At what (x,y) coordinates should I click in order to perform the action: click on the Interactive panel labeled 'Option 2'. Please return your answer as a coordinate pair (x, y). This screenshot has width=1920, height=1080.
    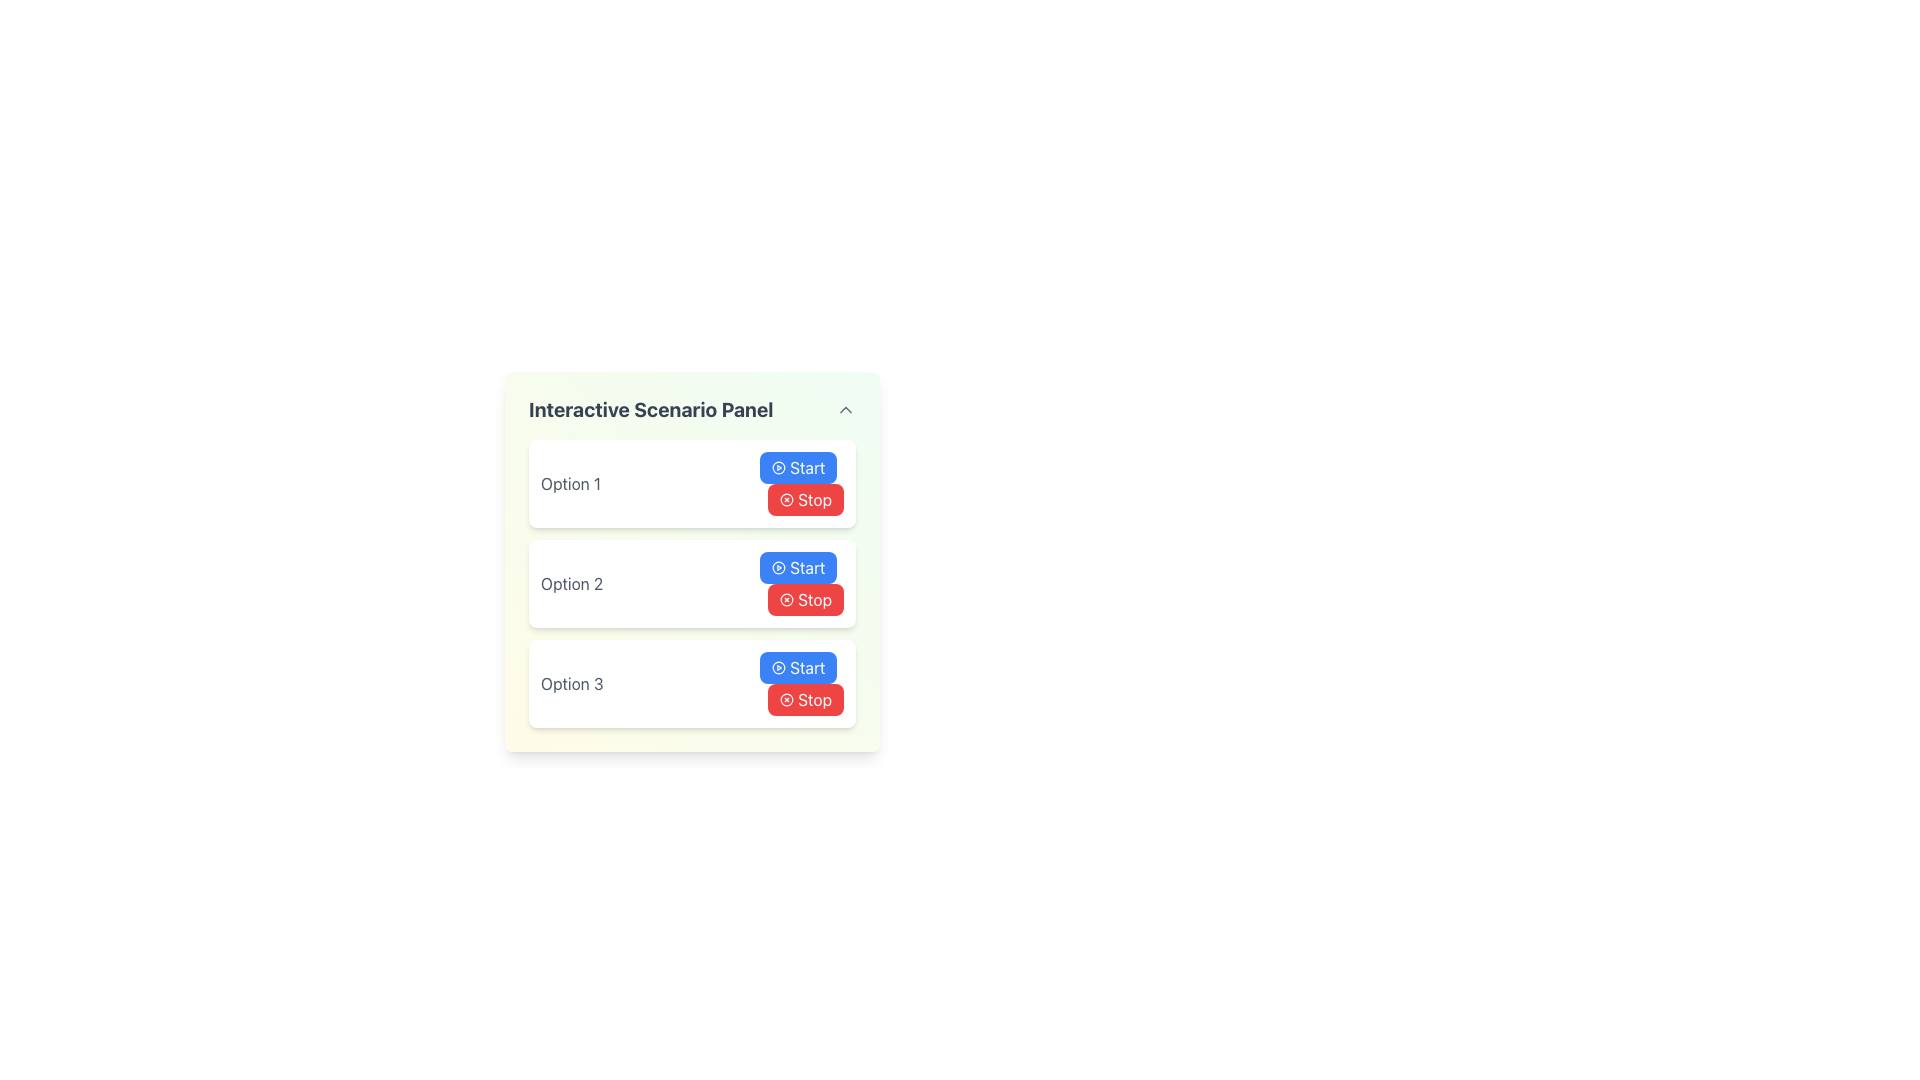
    Looking at the image, I should click on (692, 583).